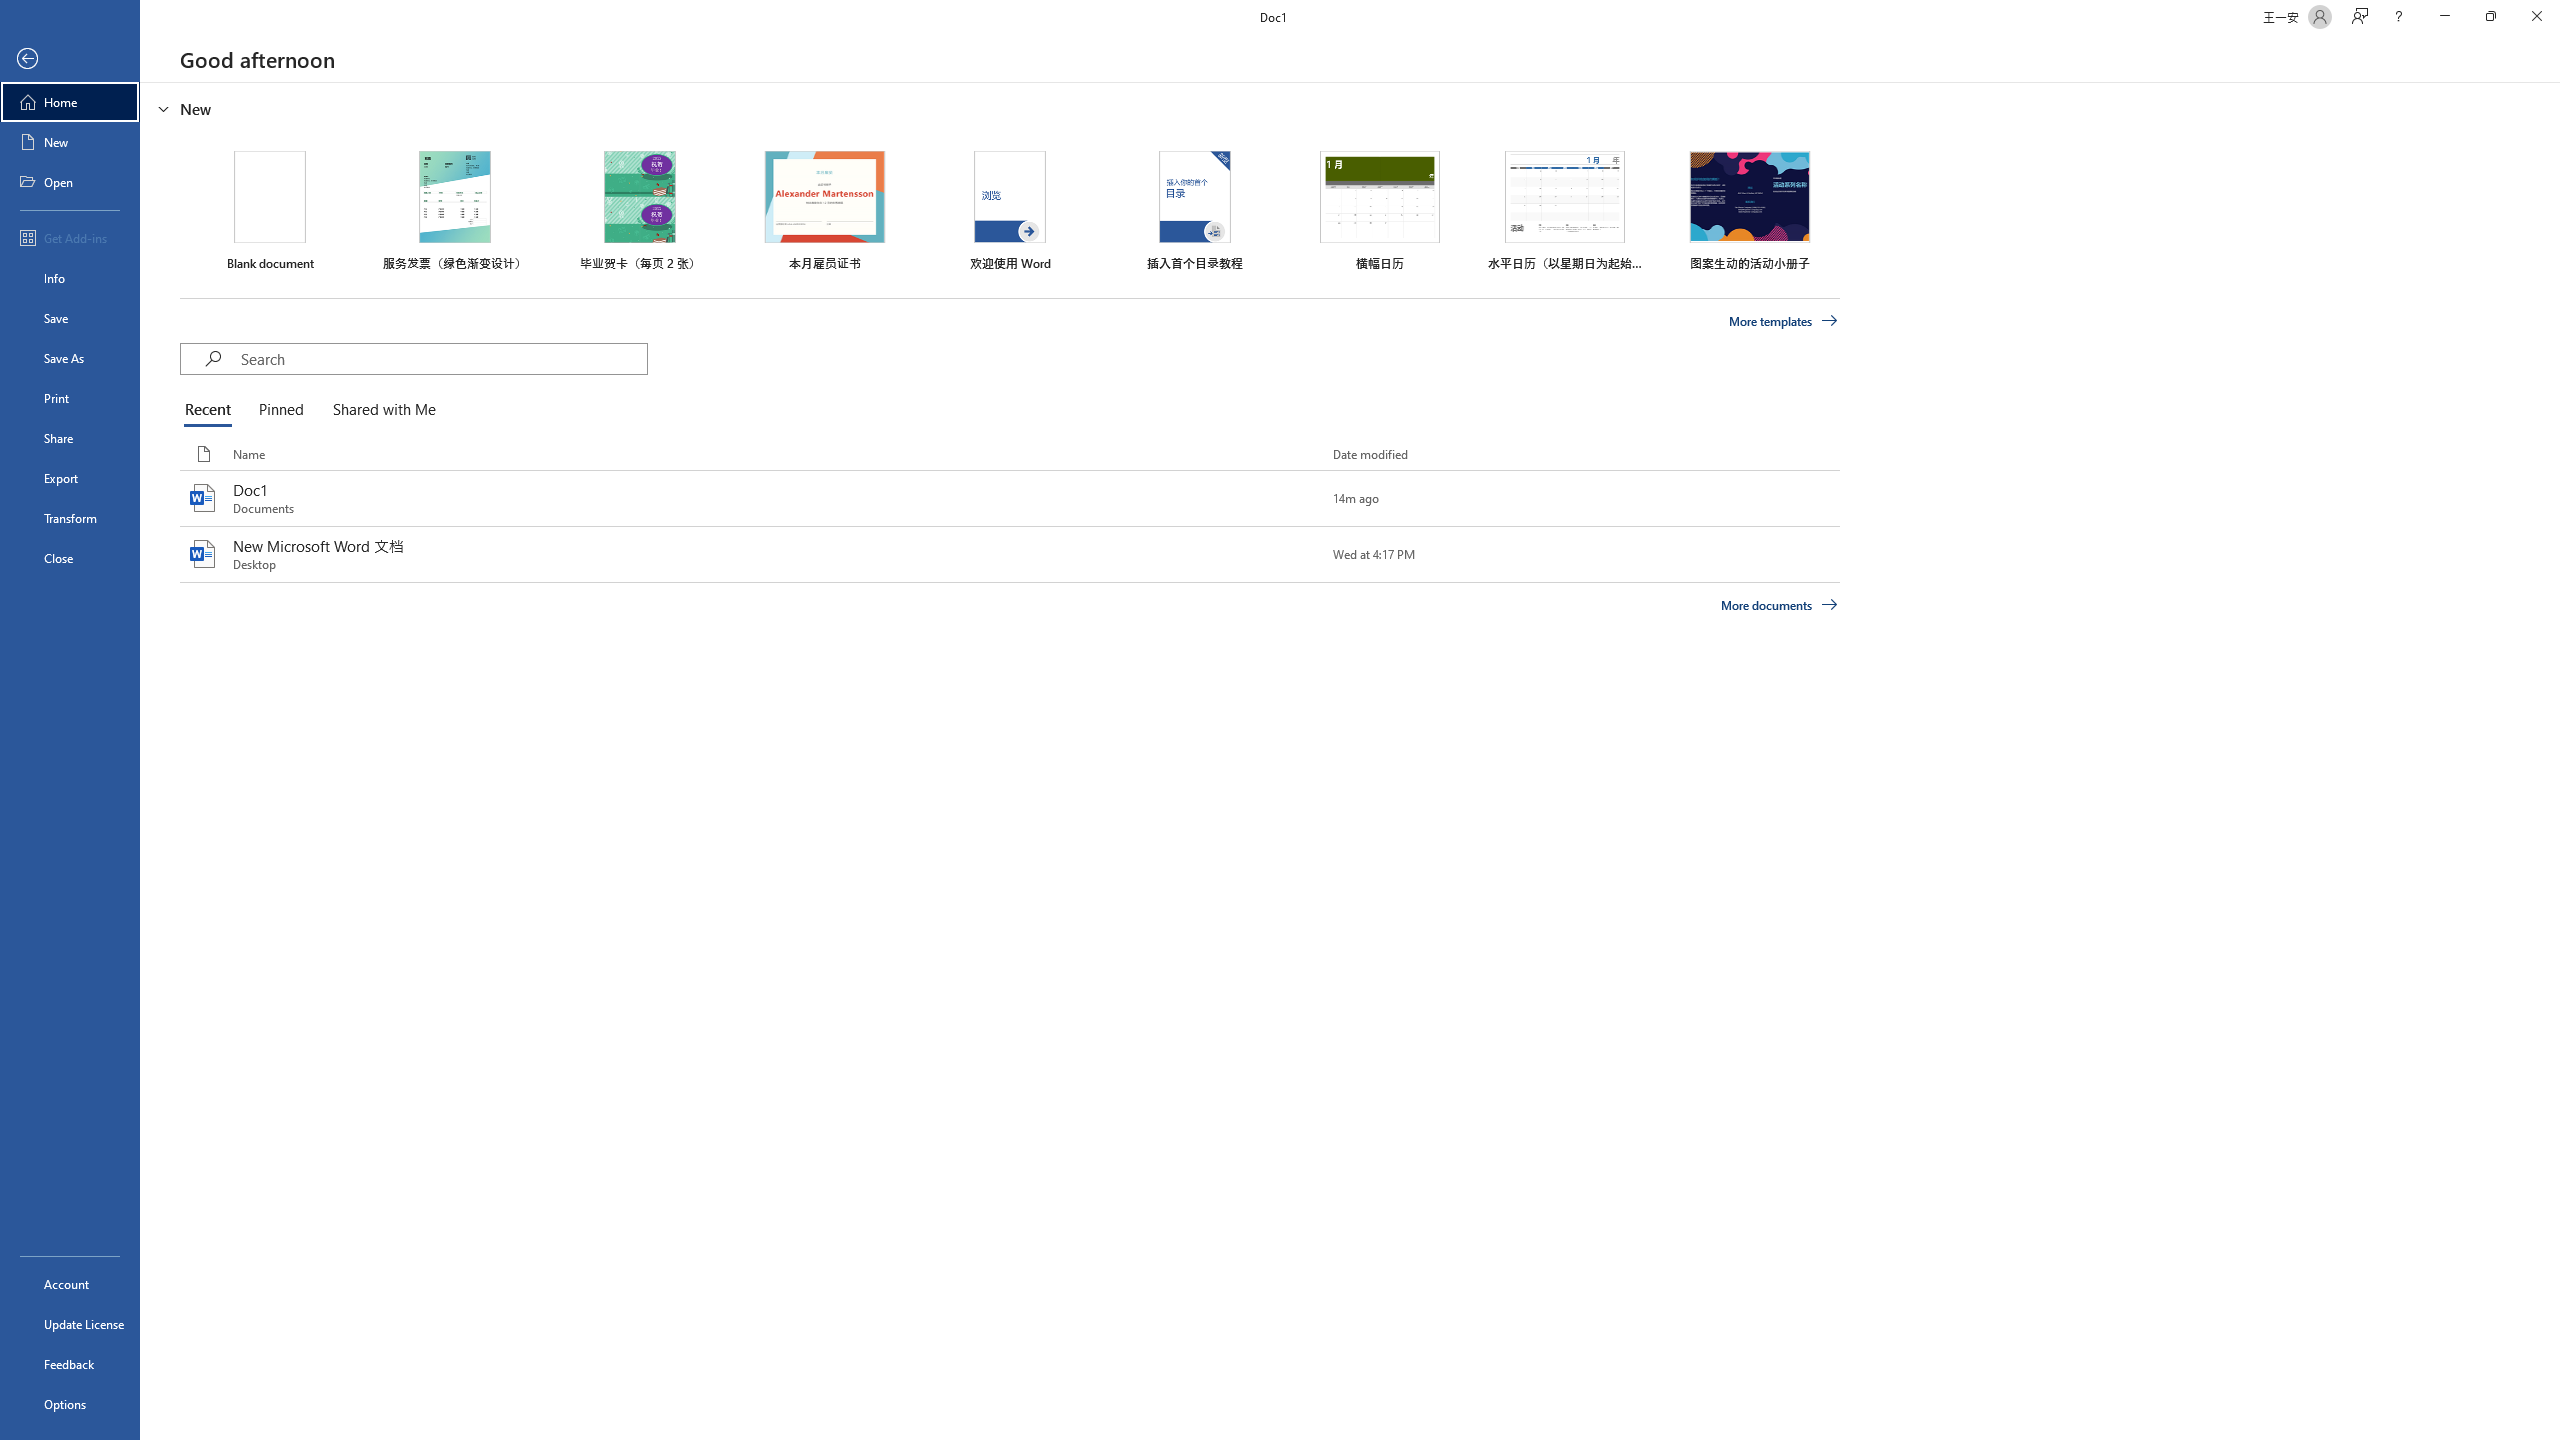 The height and width of the screenshot is (1440, 2560). Describe the element at coordinates (69, 58) in the screenshot. I see `'Back'` at that location.